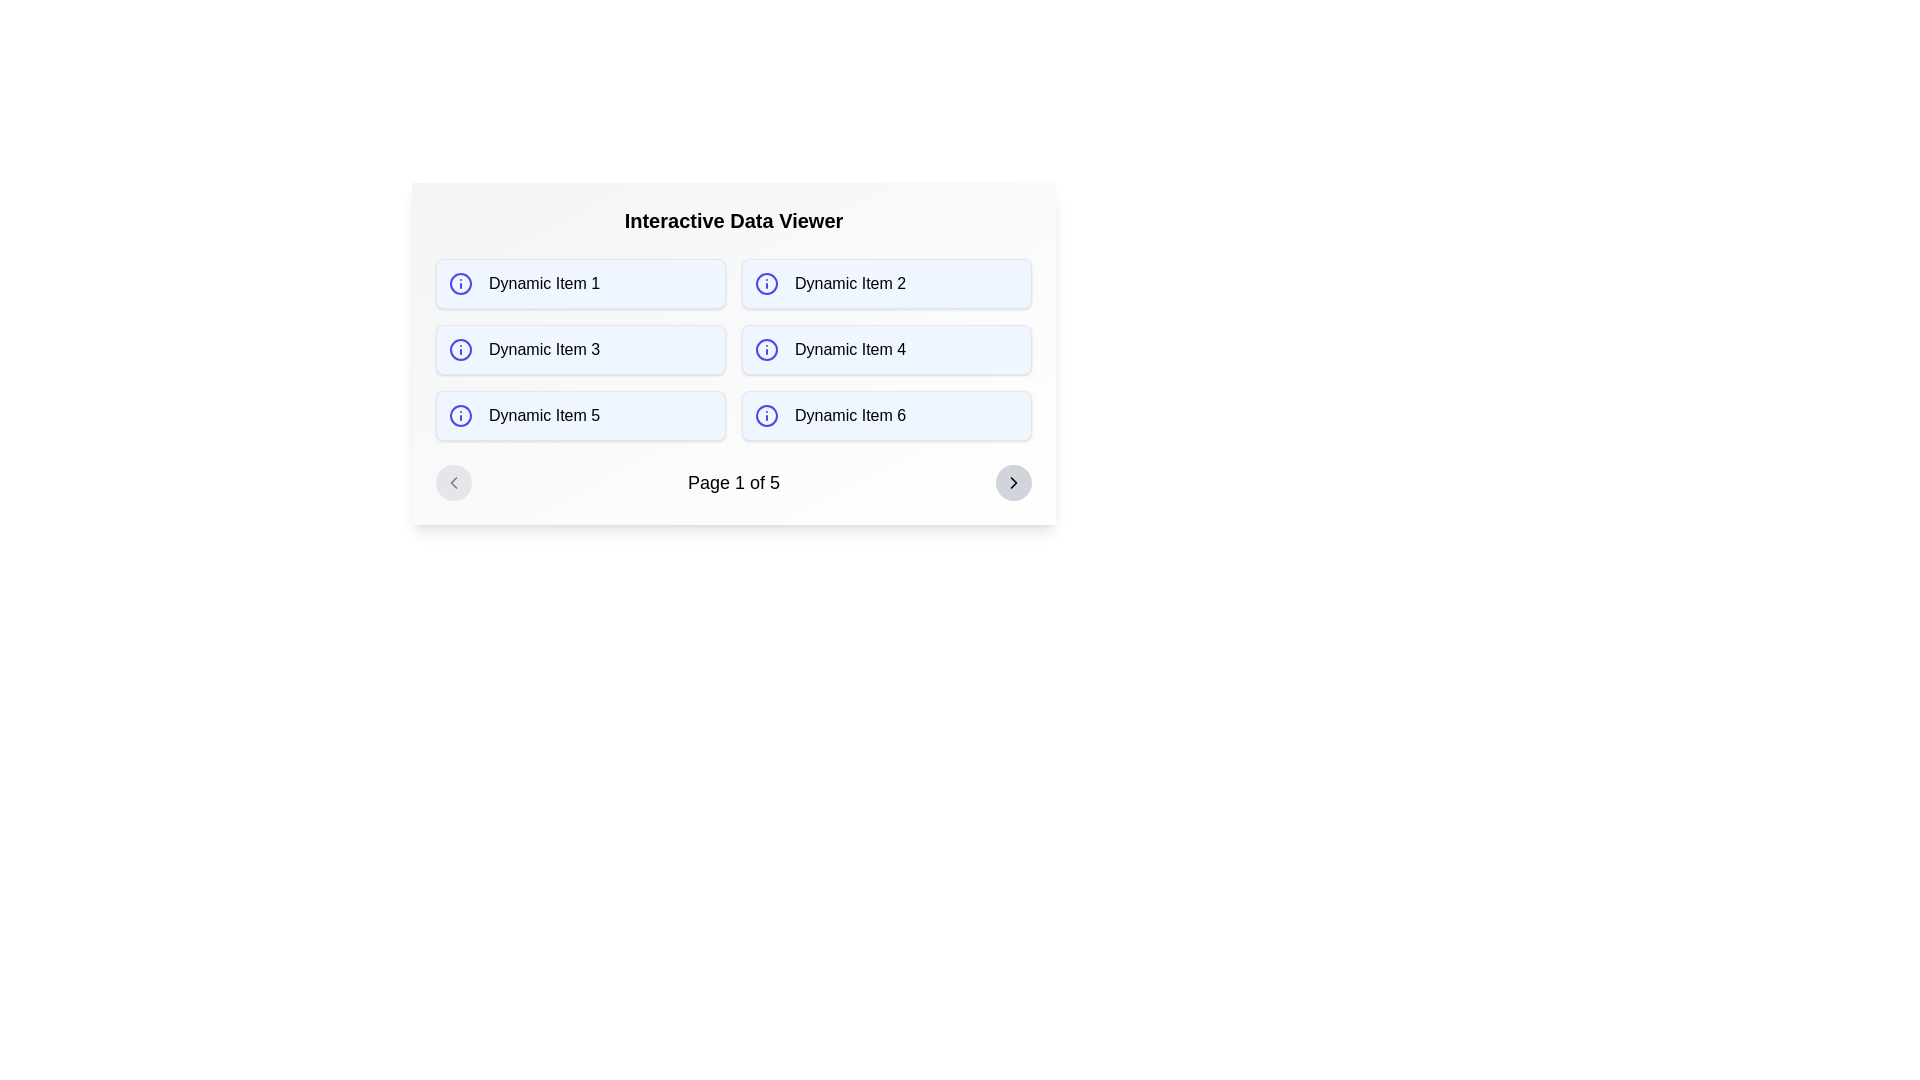 The image size is (1920, 1080). Describe the element at coordinates (766, 415) in the screenshot. I see `the Circular SVG graphic element that forms the frame of the informational icon for 'Dynamic Item 6' for assistive reading` at that location.